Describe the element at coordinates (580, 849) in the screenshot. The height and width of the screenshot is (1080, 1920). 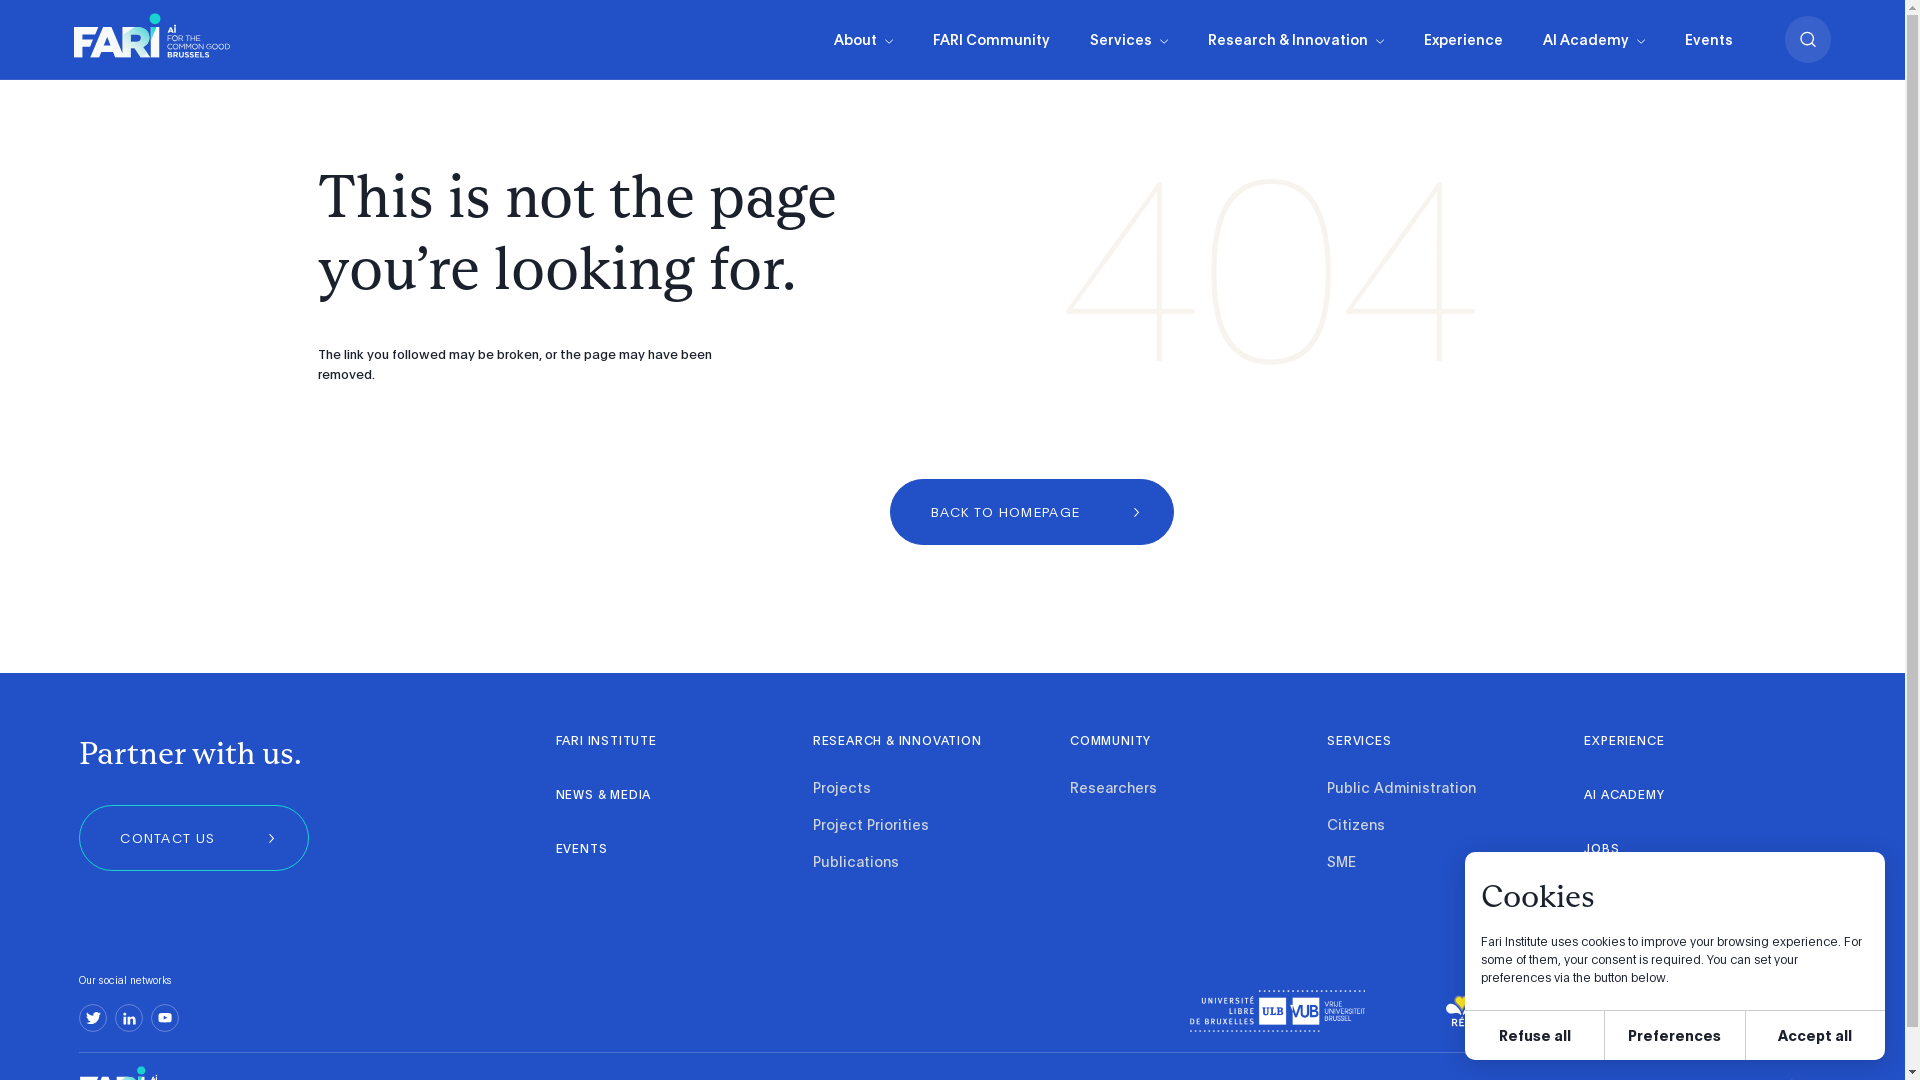
I see `'EVENTS'` at that location.